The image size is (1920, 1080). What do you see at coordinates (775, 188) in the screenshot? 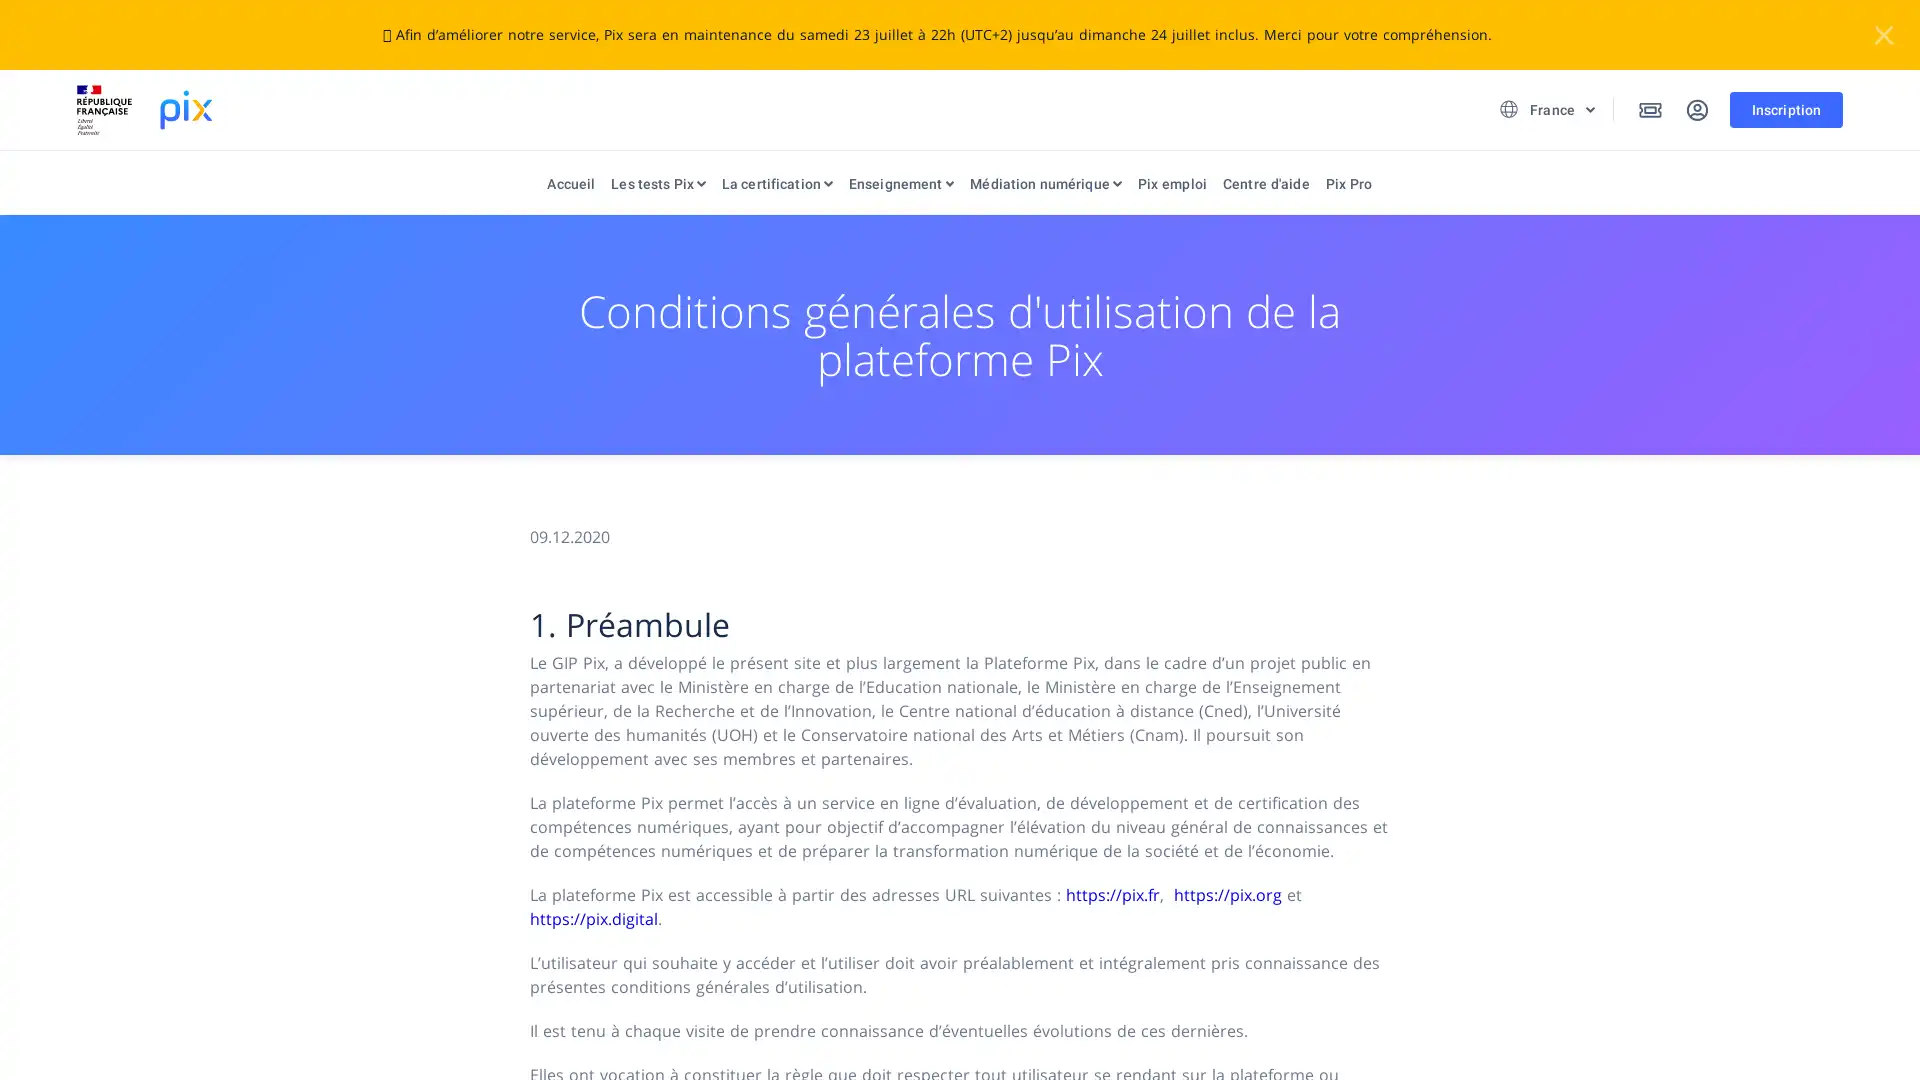
I see `La certification` at bounding box center [775, 188].